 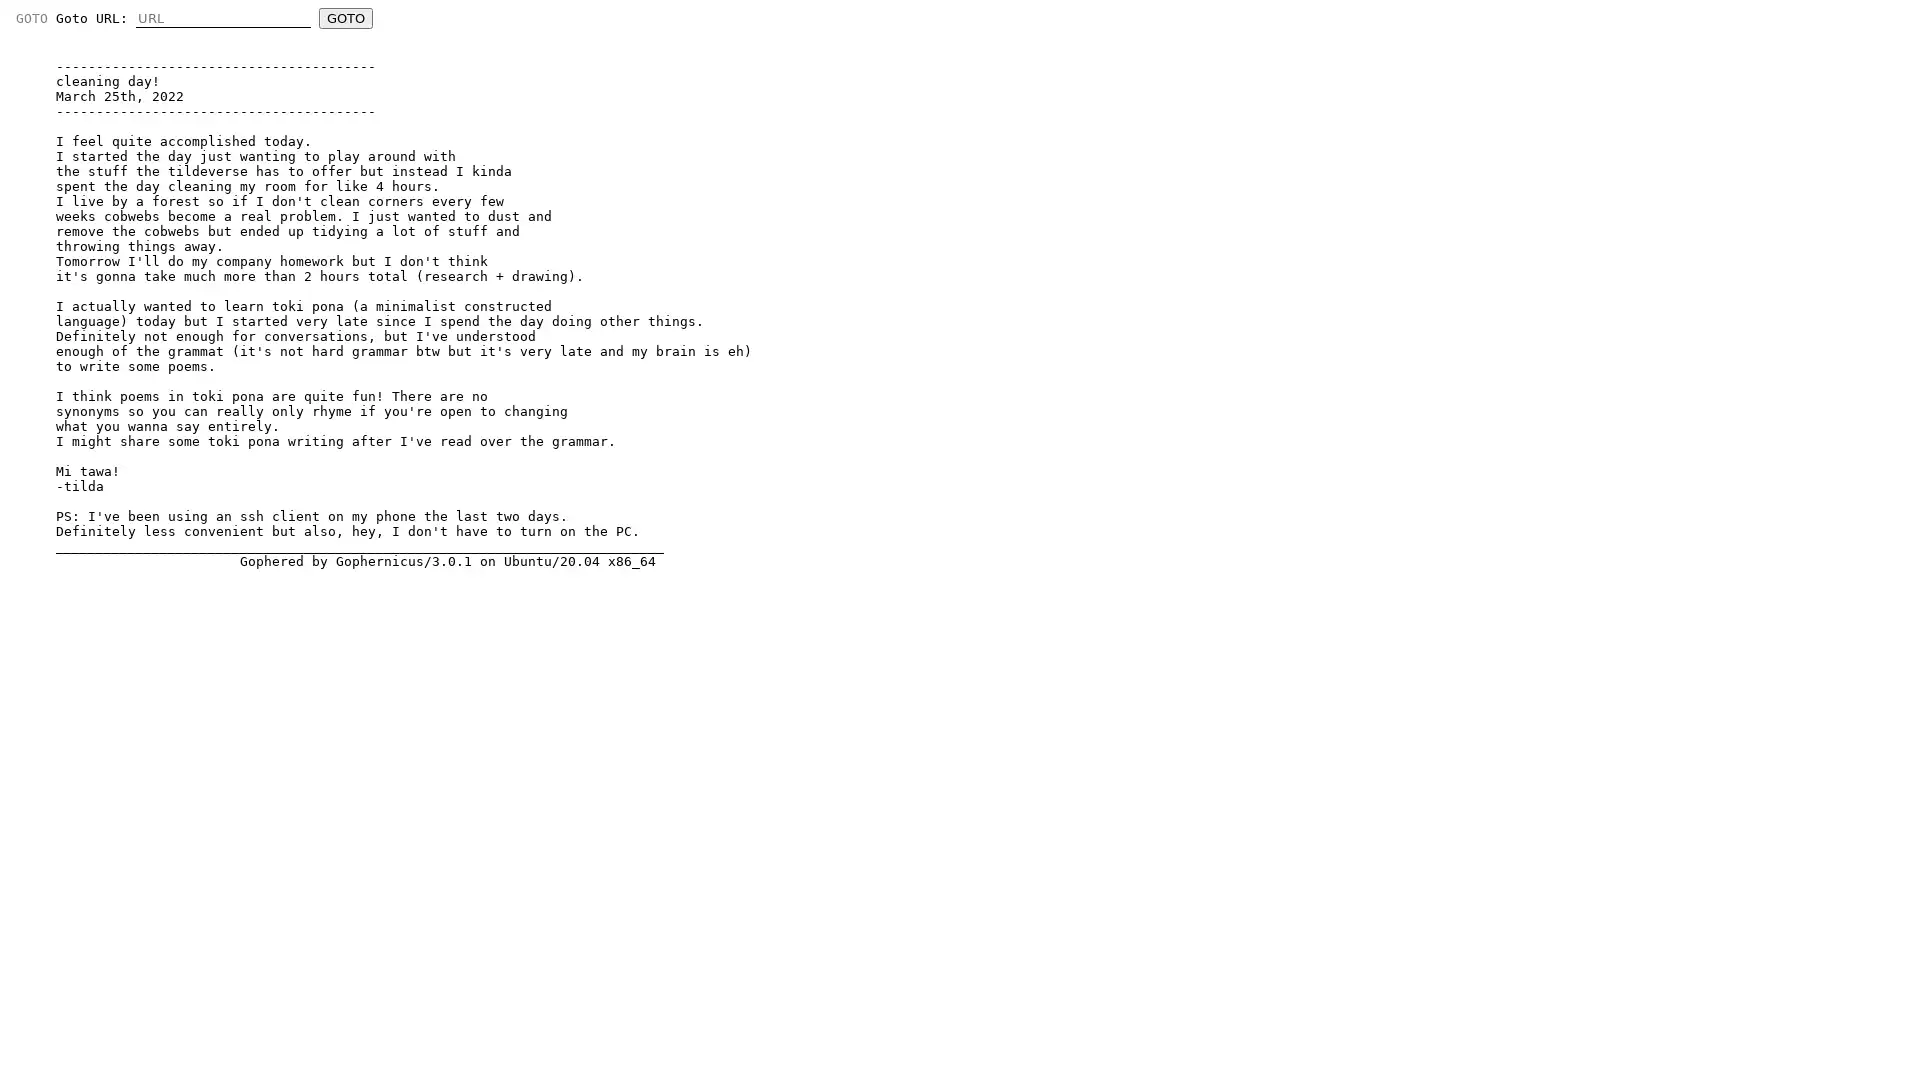 I want to click on GOTO, so click(x=345, y=18).